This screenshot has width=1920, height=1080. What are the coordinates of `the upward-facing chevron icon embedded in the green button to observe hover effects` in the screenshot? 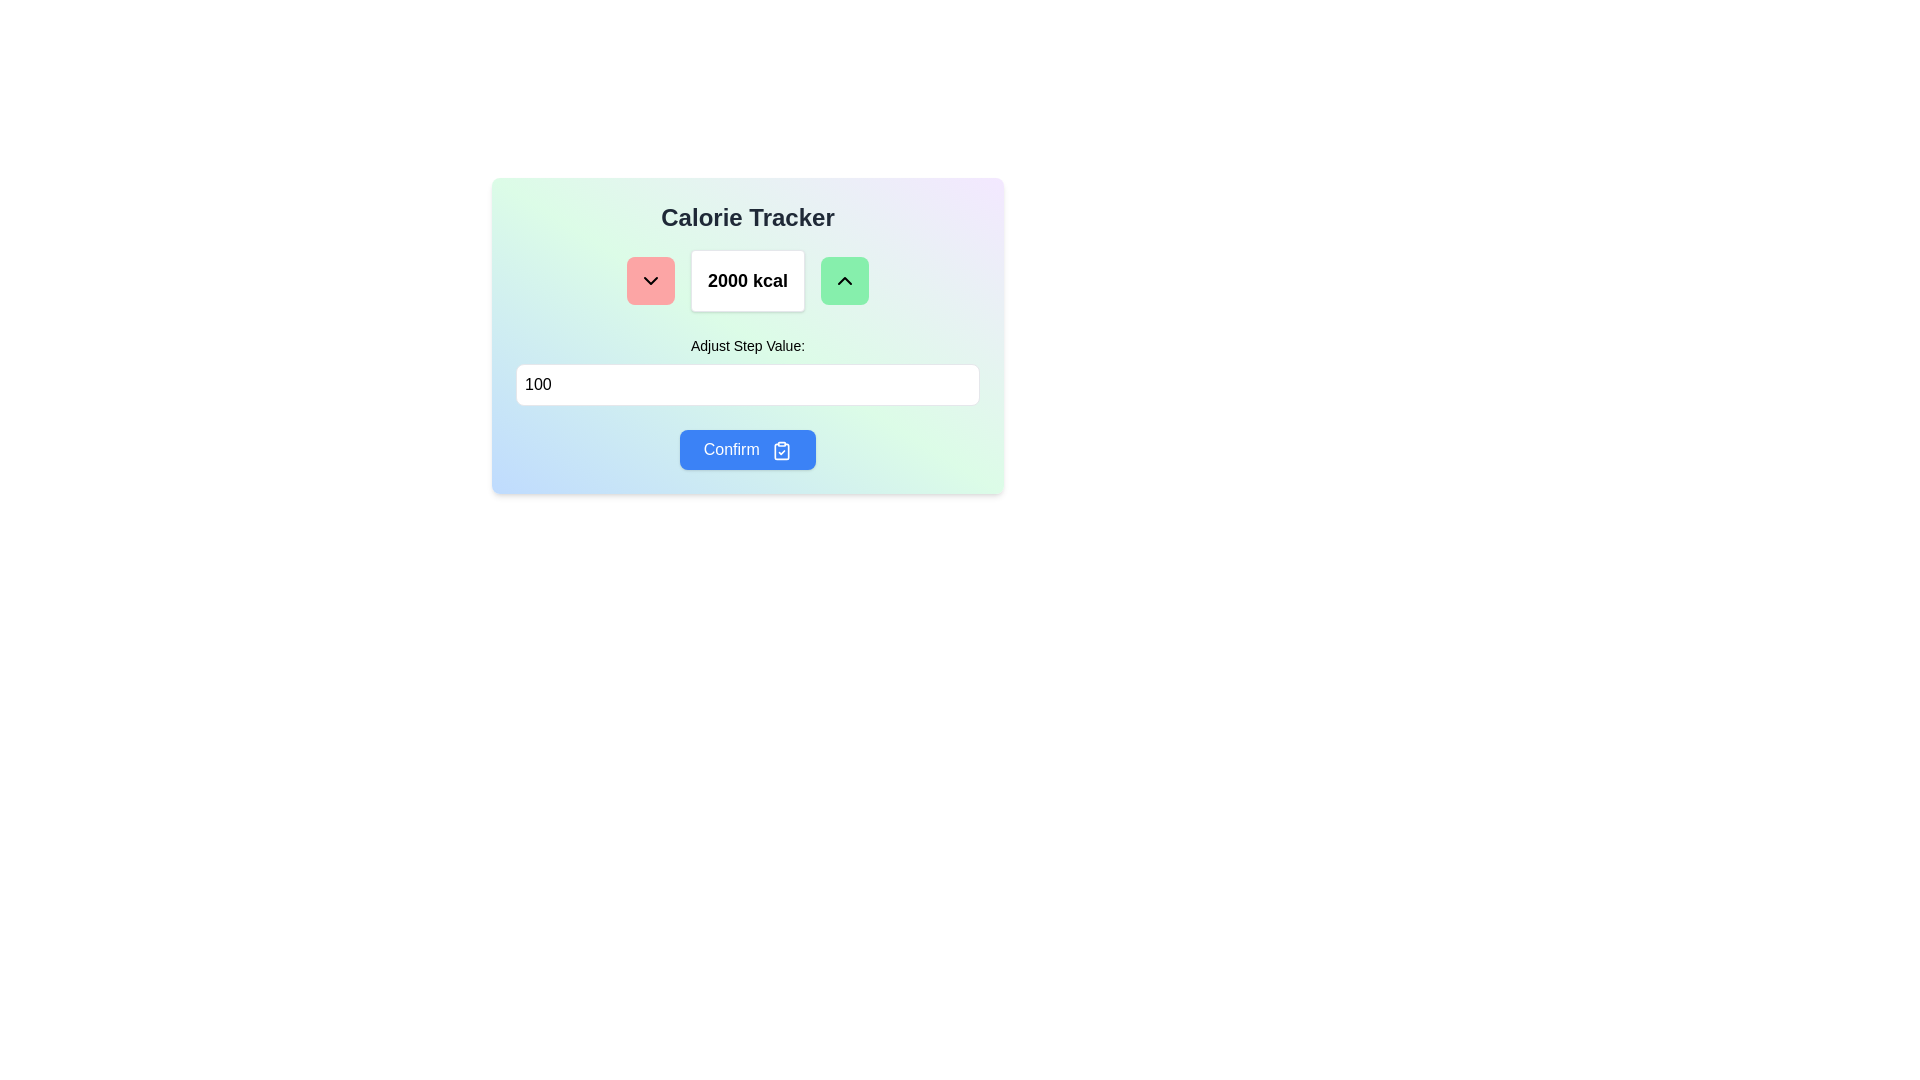 It's located at (844, 281).